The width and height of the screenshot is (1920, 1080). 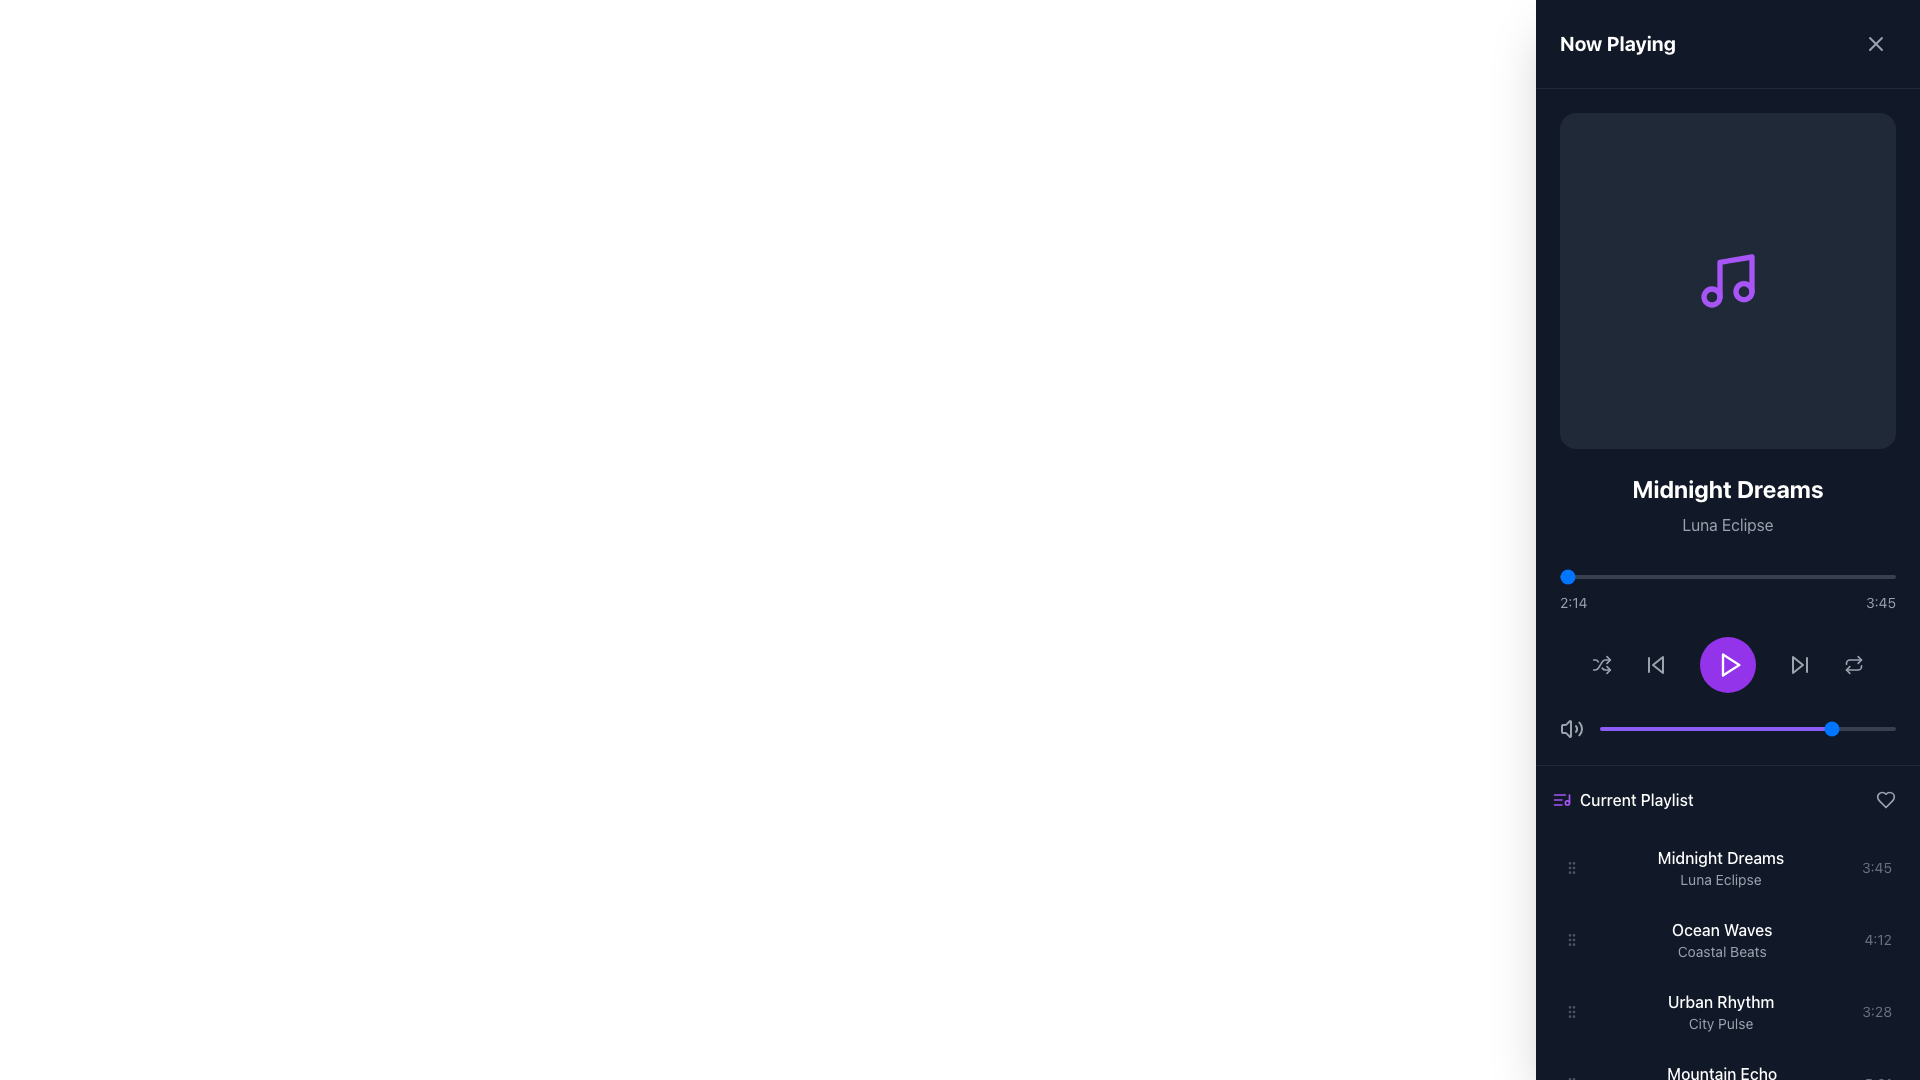 I want to click on the purple music-related icon depicting a list and musical note, located to the left of the 'Current Playlist' label in the navigation panel, so click(x=1560, y=798).